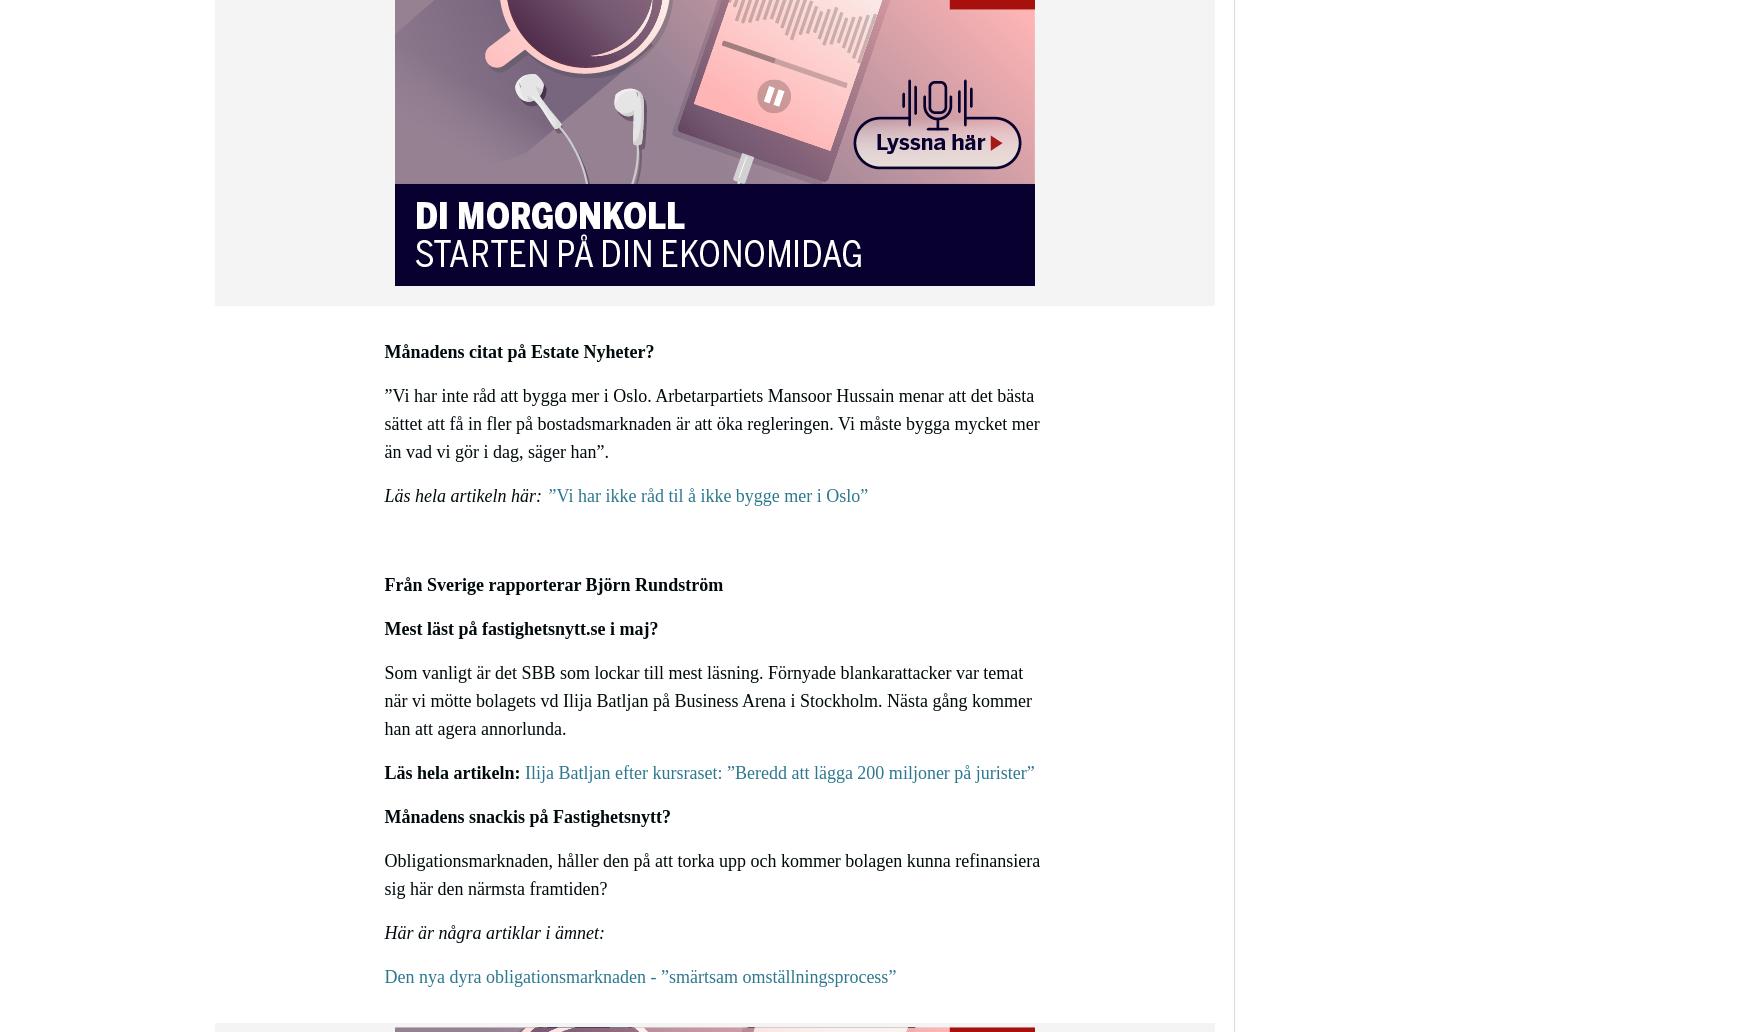 This screenshot has width=1750, height=1032. What do you see at coordinates (712, 875) in the screenshot?
I see `'Obligationsmarknaden, håller den på att torka upp och kommer bolagen kunna refinansiera sig här den närmsta framtiden?'` at bounding box center [712, 875].